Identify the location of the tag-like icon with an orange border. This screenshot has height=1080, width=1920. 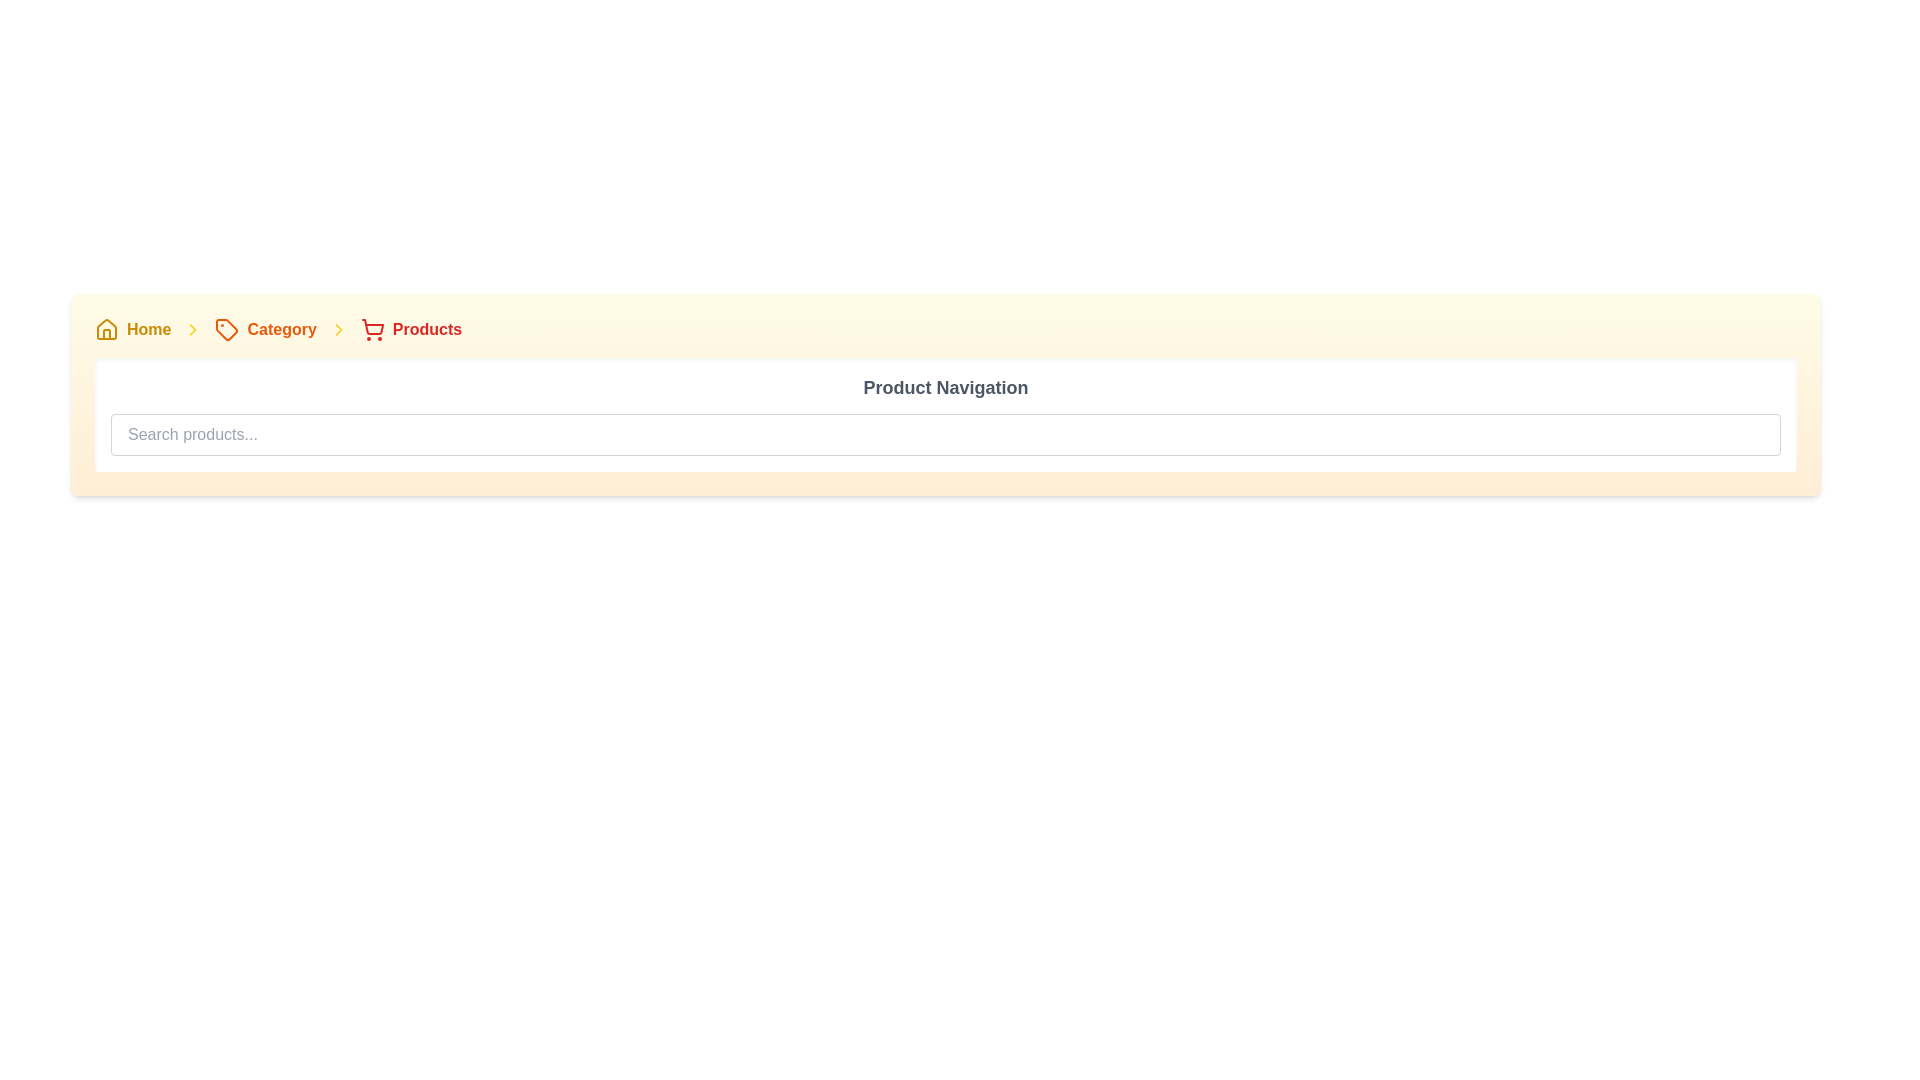
(227, 329).